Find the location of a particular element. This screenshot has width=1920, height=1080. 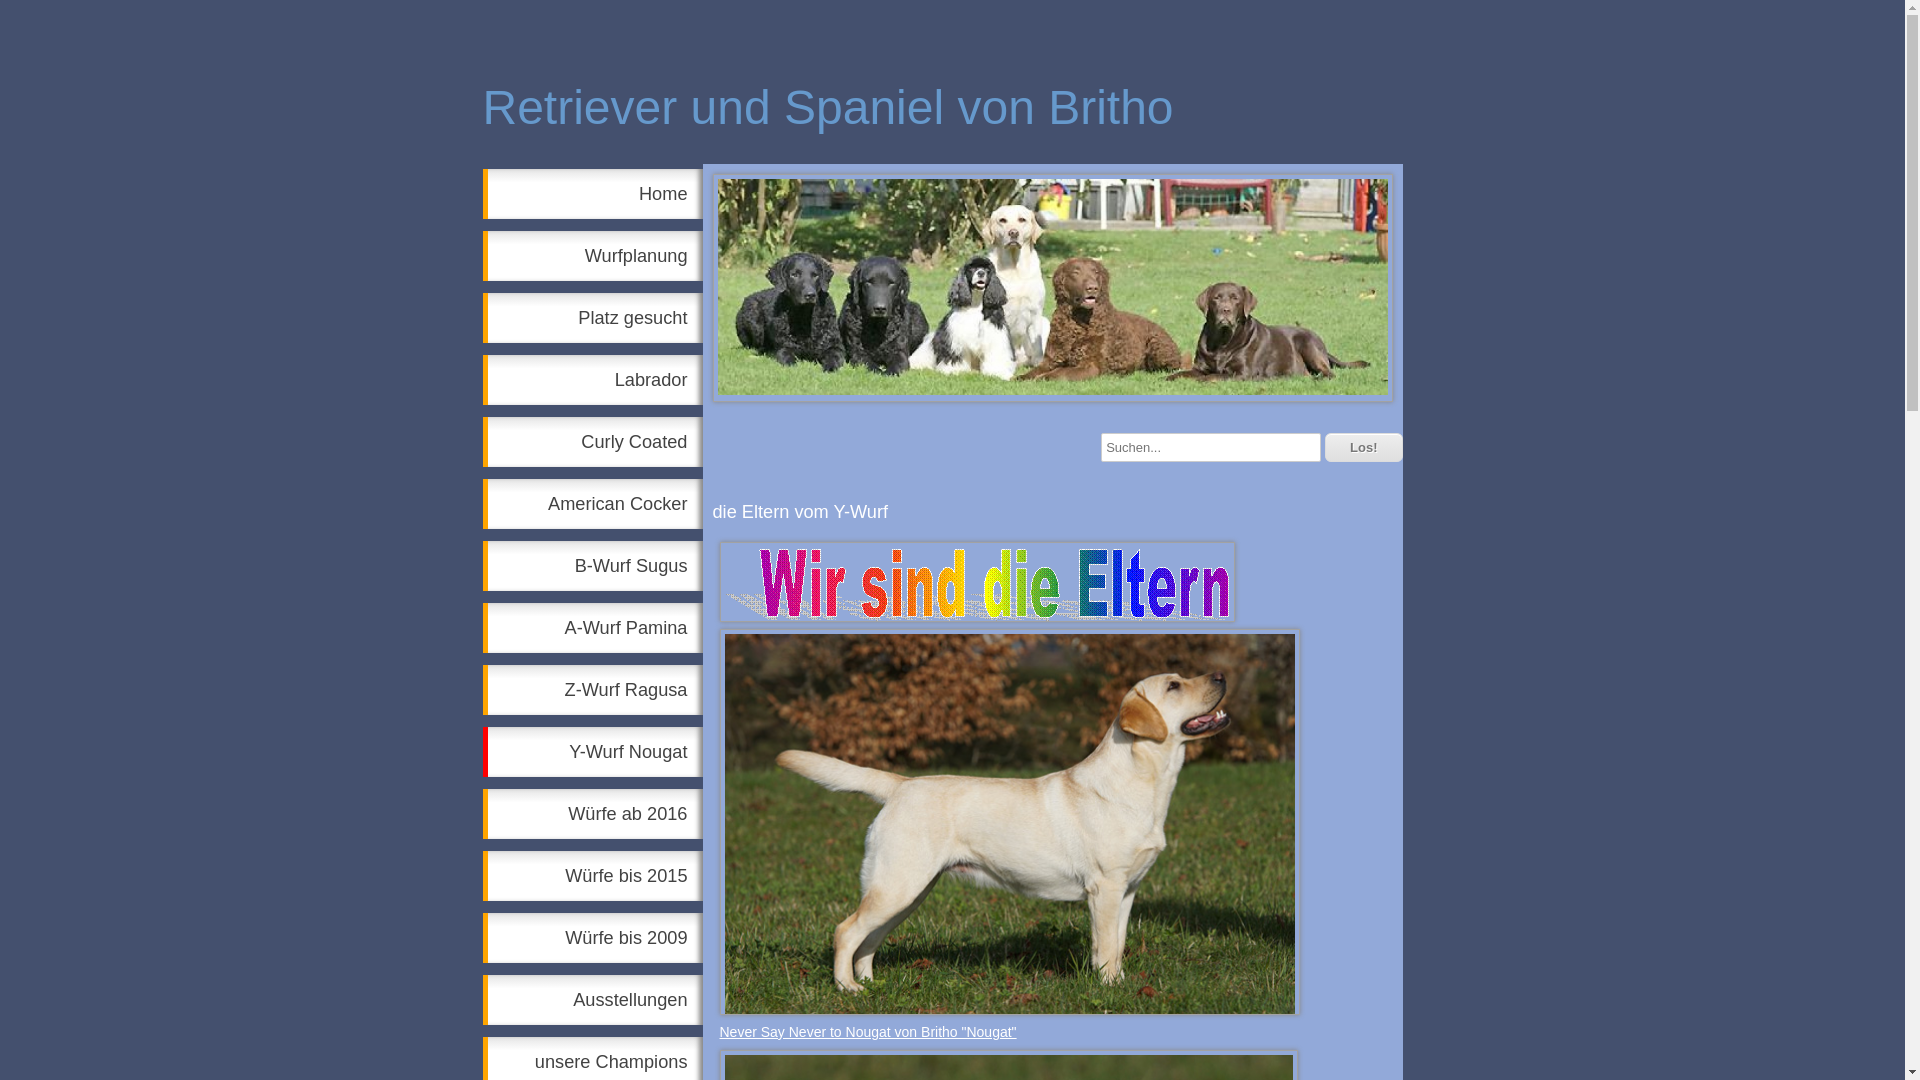

'B-Wurf Sugus' is located at coordinates (590, 566).